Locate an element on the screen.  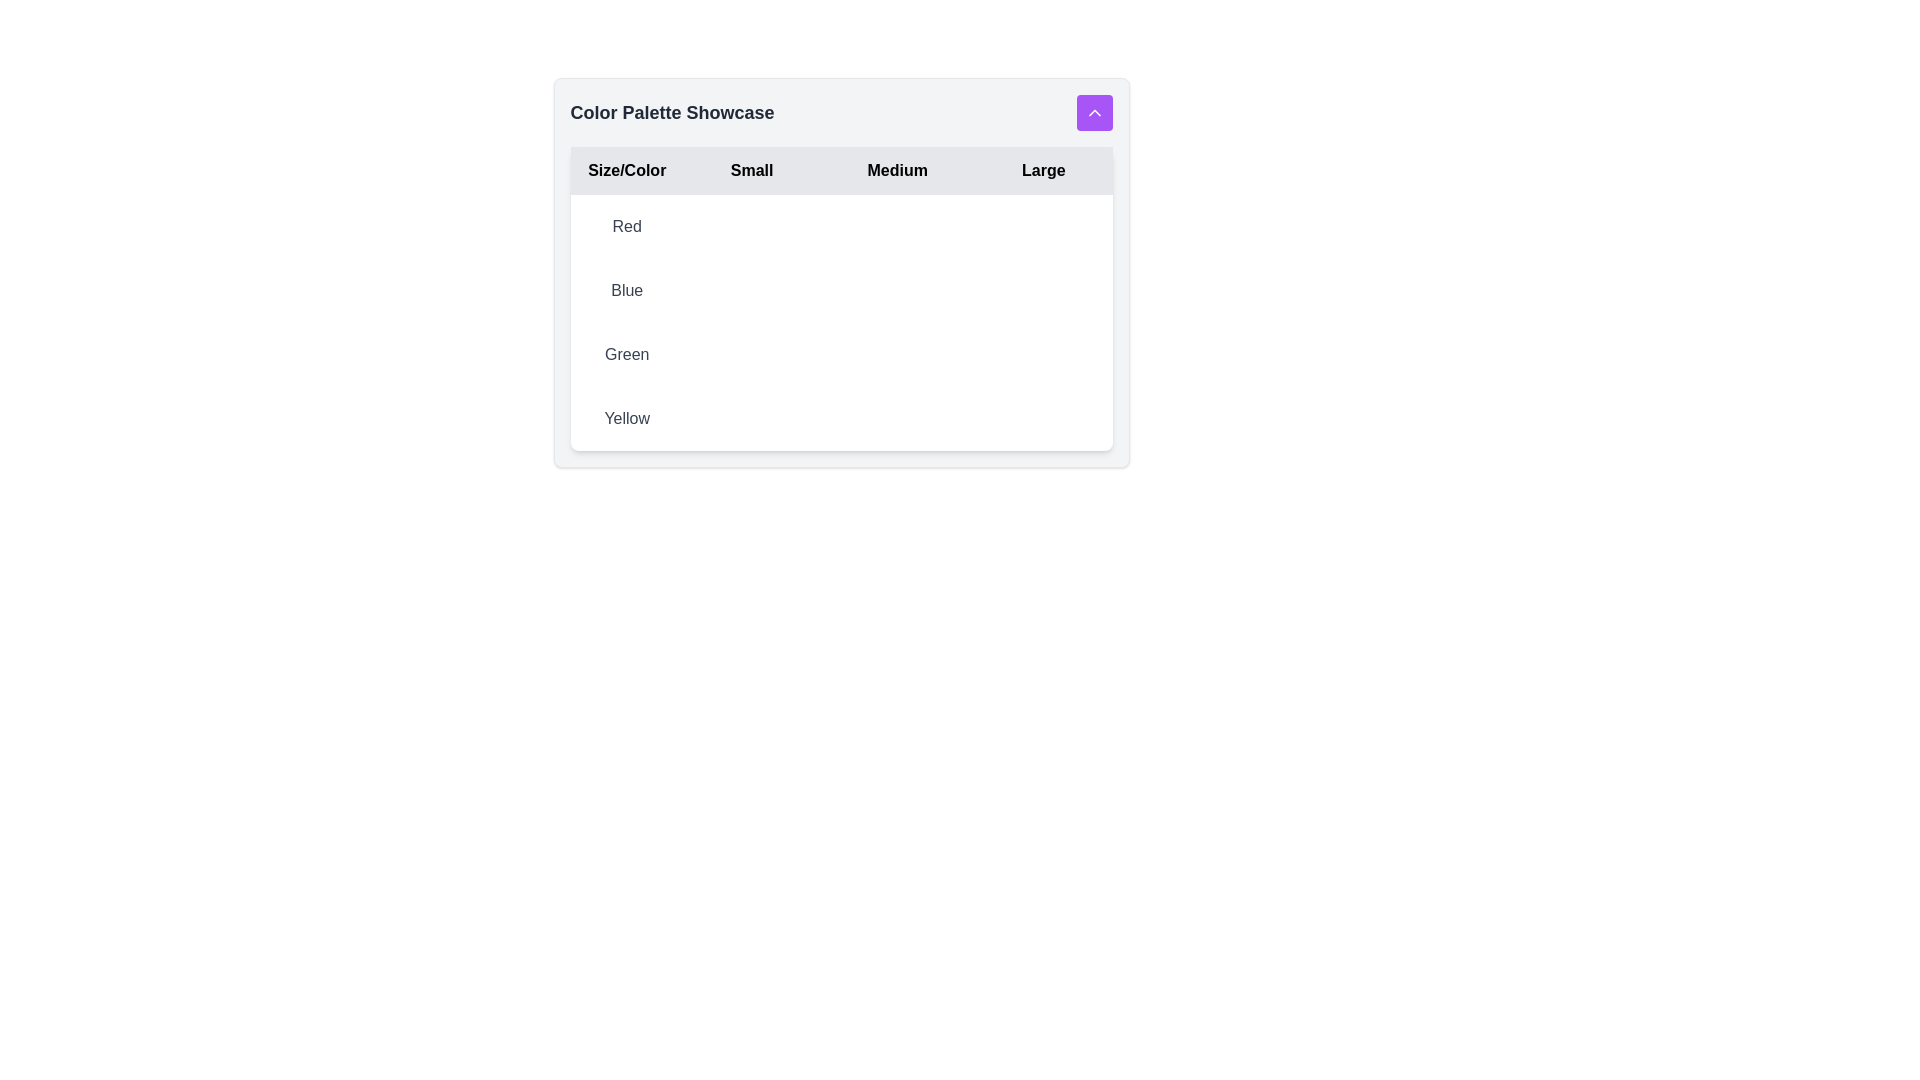
the 'Small' size button in the 'Red' color category within the 'Color Palette Showcase' interface to select it is located at coordinates (751, 226).